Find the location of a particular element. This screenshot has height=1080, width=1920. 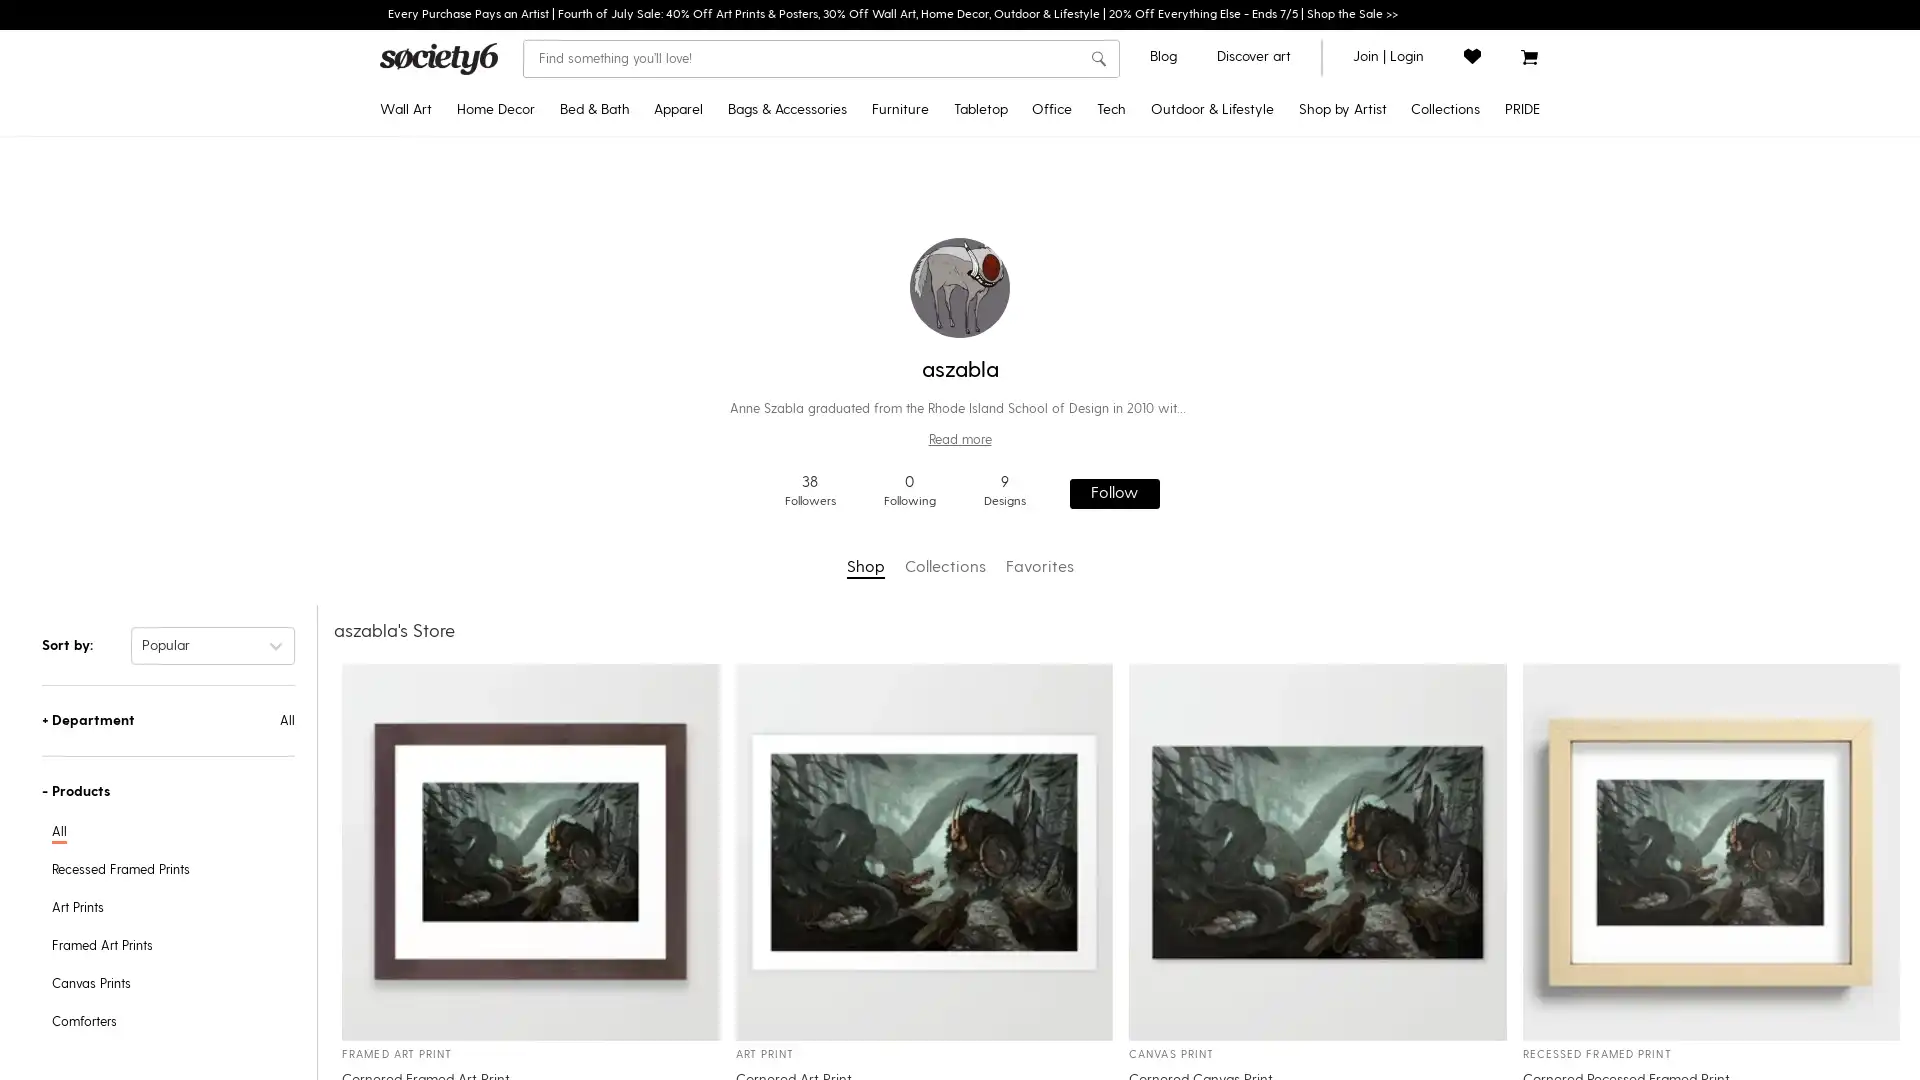

Rectangular Pillows is located at coordinates (533, 224).